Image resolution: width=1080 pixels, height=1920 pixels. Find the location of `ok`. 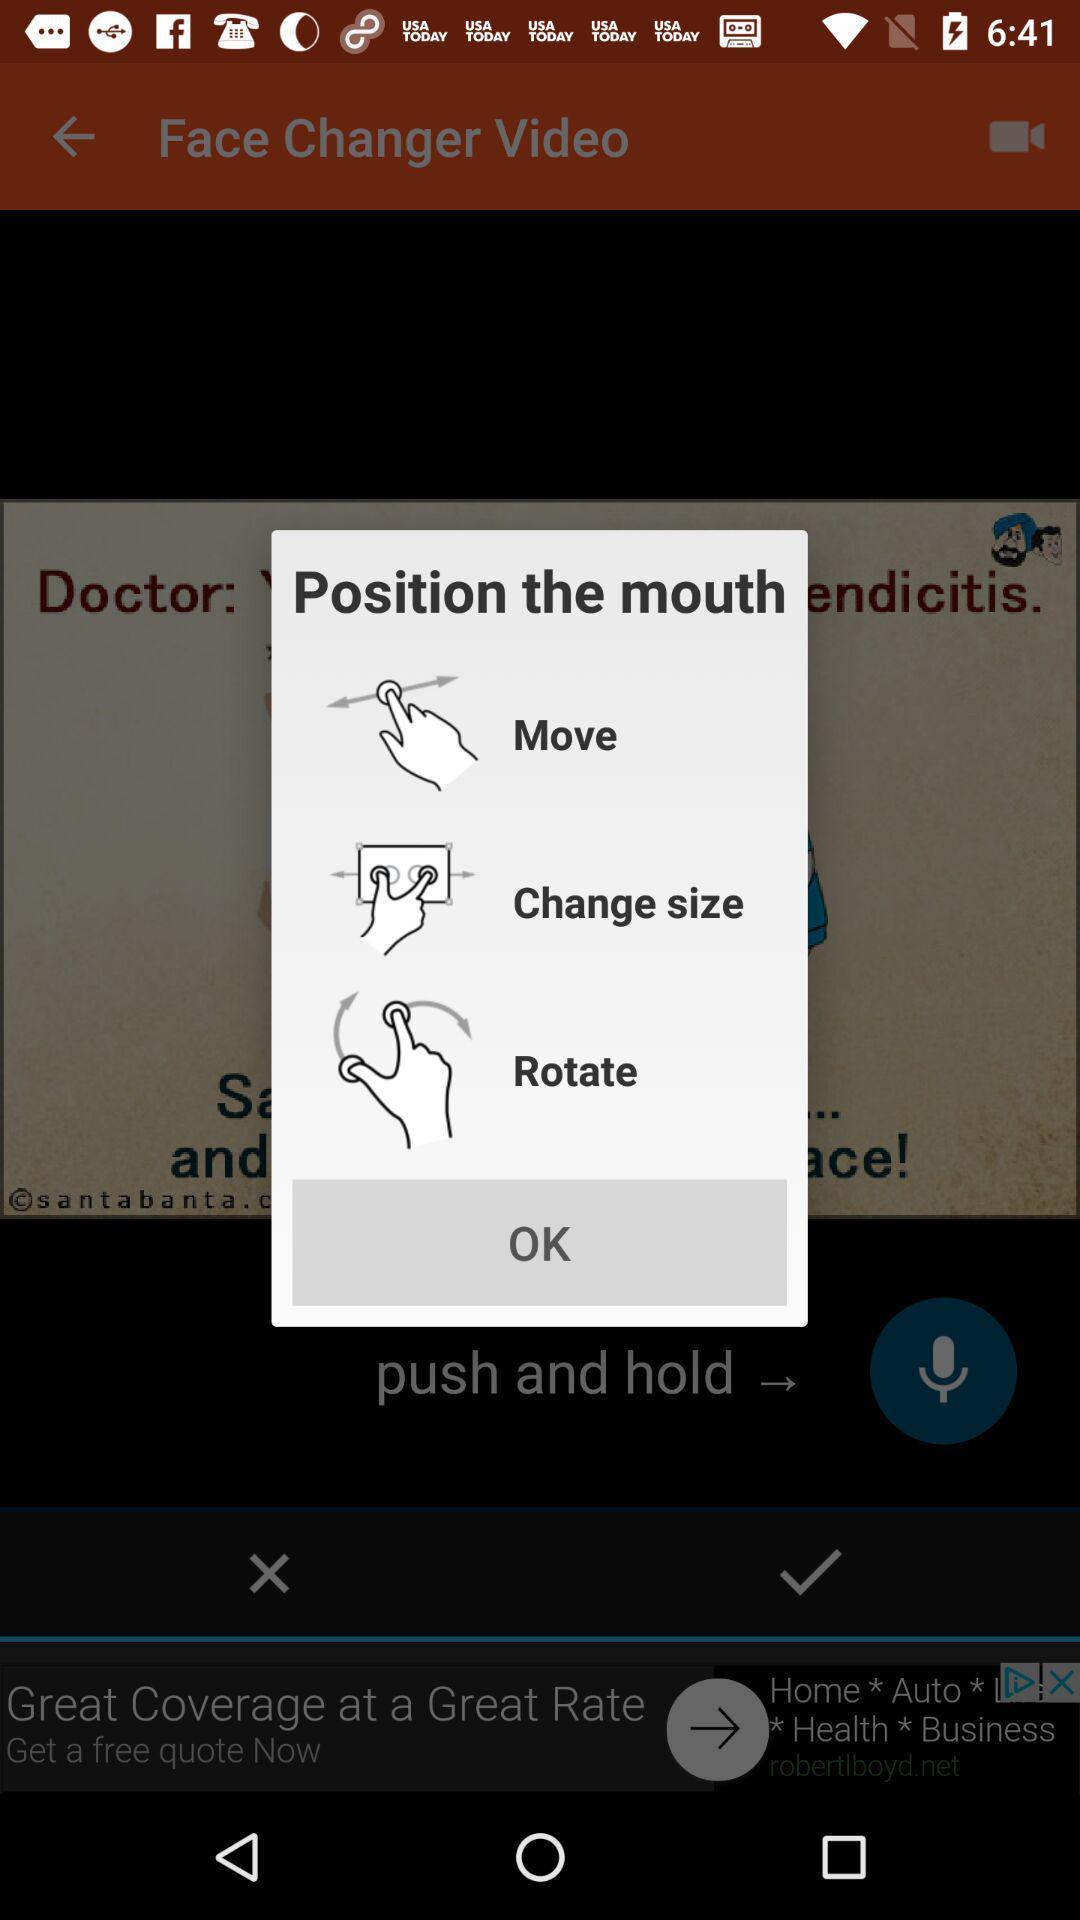

ok is located at coordinates (538, 1241).